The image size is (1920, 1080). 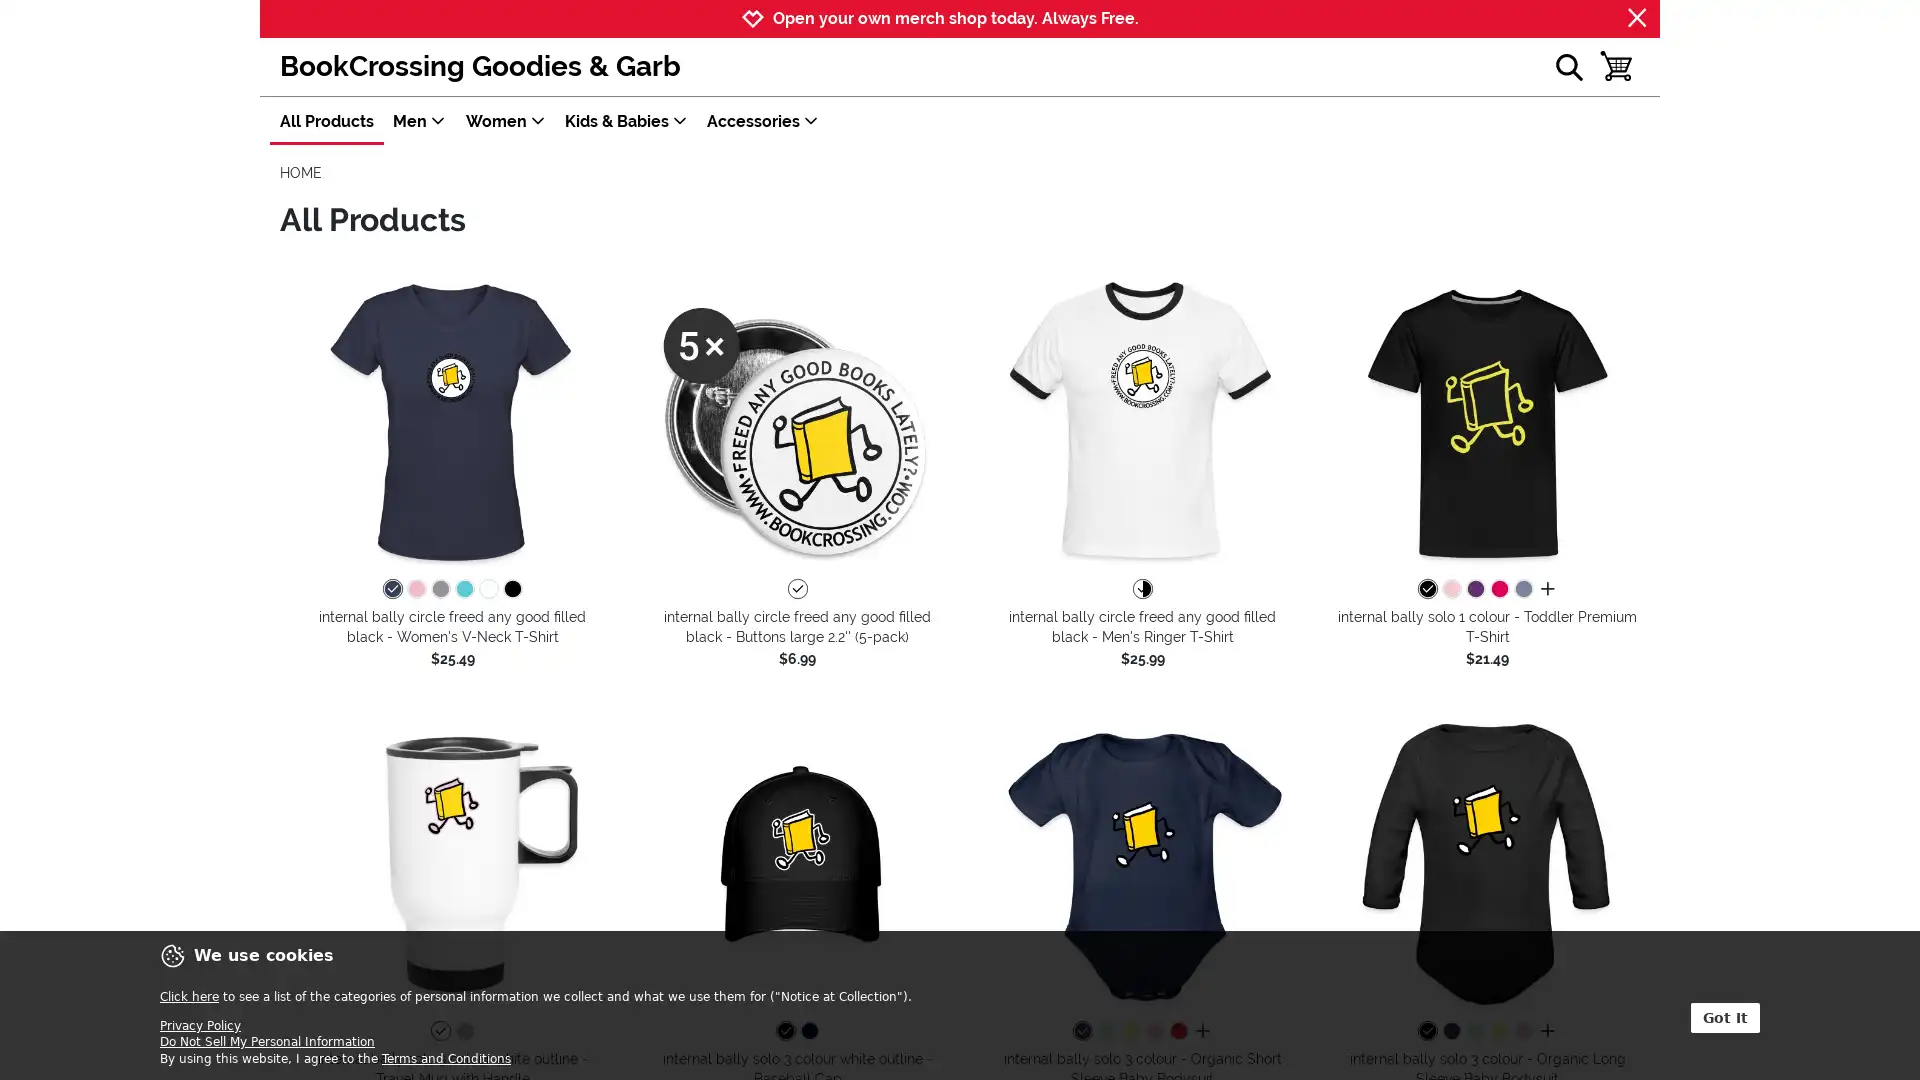 What do you see at coordinates (1487, 862) in the screenshot?
I see `internal bally solo 3 colour - Organic Long Sleeve Baby Bodysuit` at bounding box center [1487, 862].